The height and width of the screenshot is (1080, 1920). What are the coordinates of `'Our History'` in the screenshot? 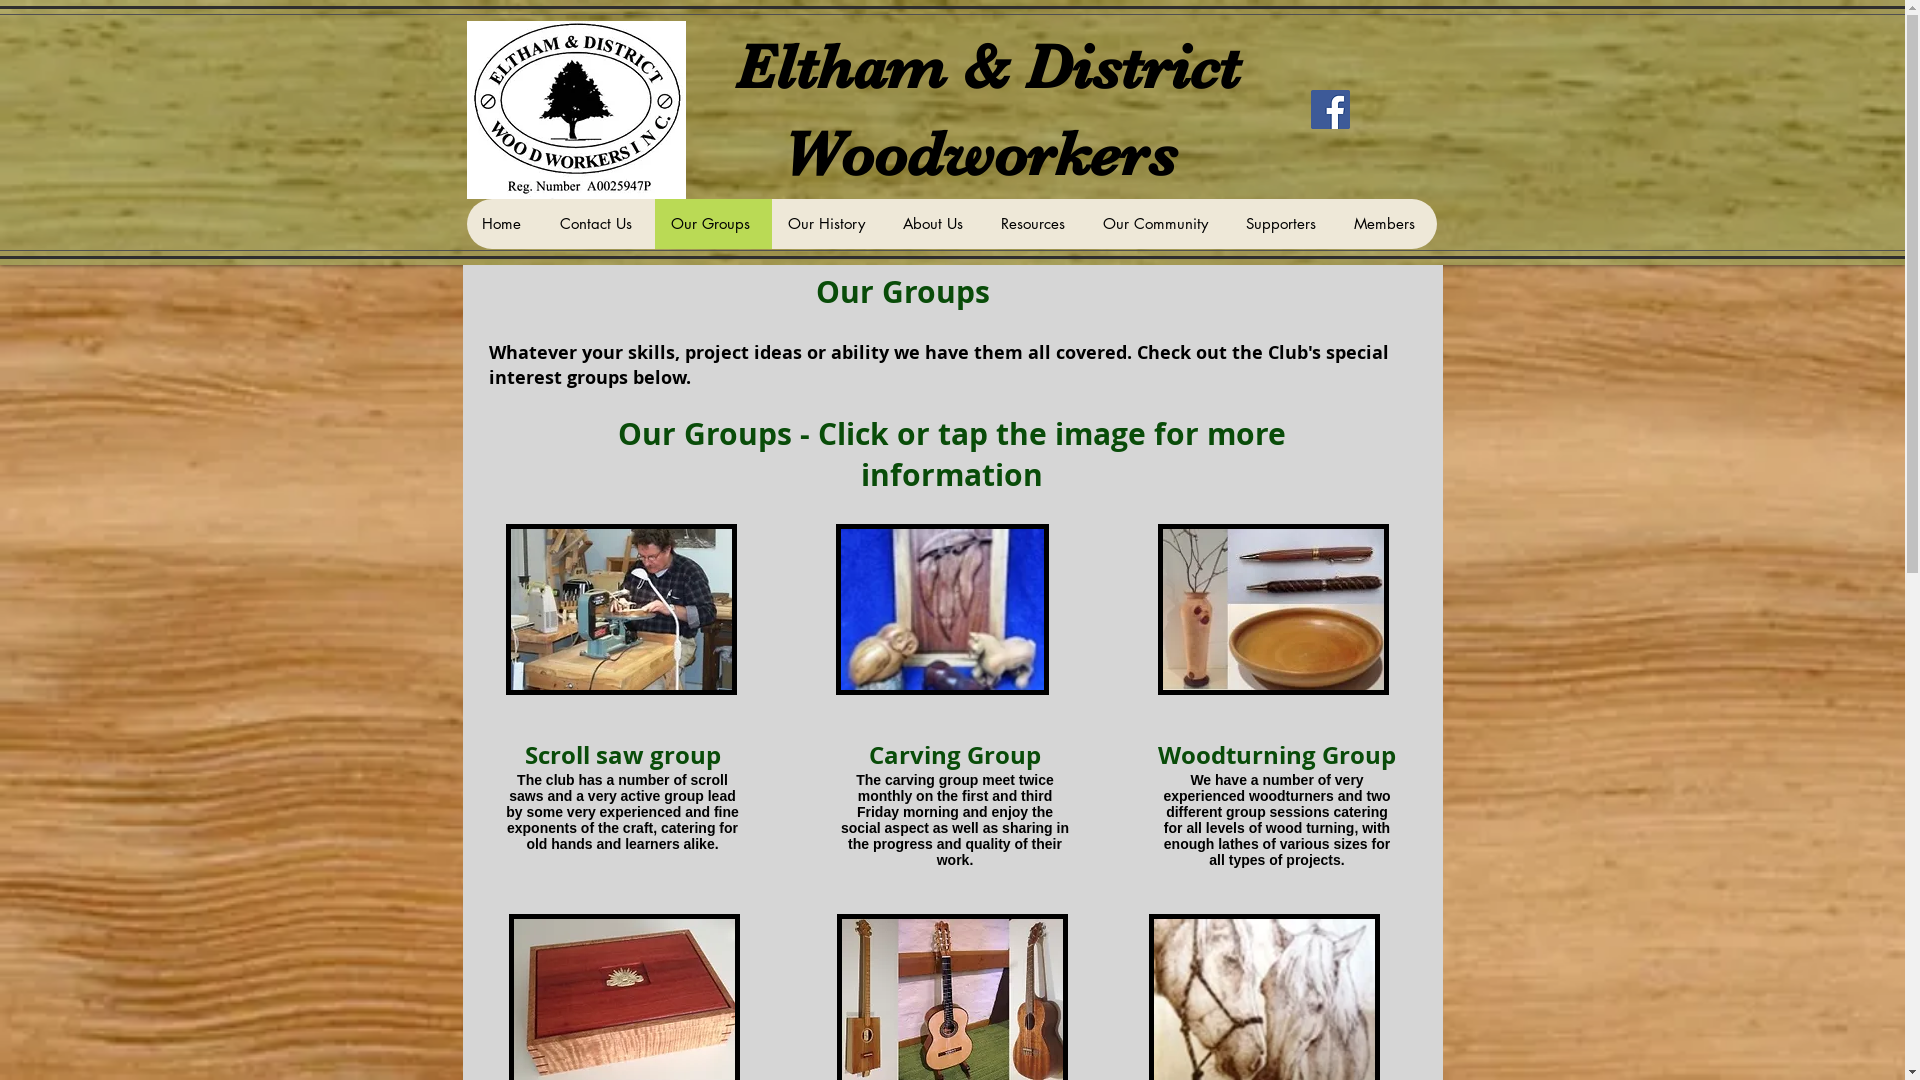 It's located at (829, 223).